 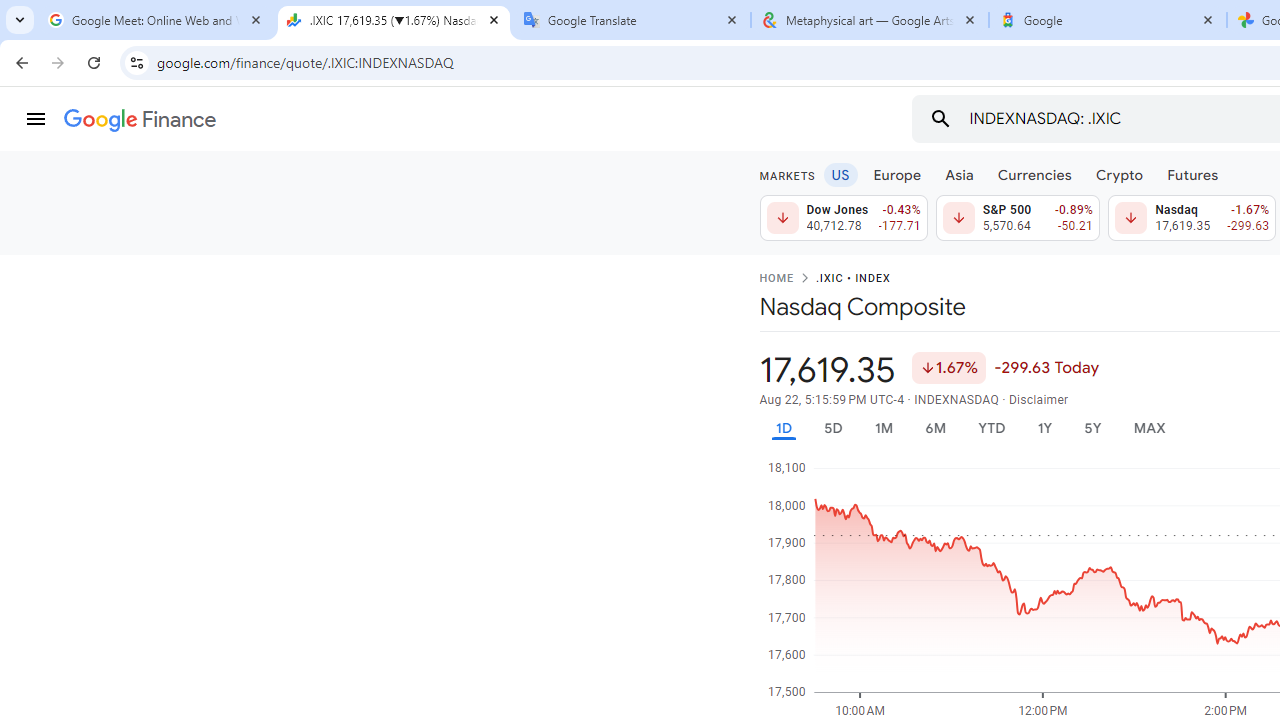 I want to click on 'Currencies', so click(x=1034, y=173).